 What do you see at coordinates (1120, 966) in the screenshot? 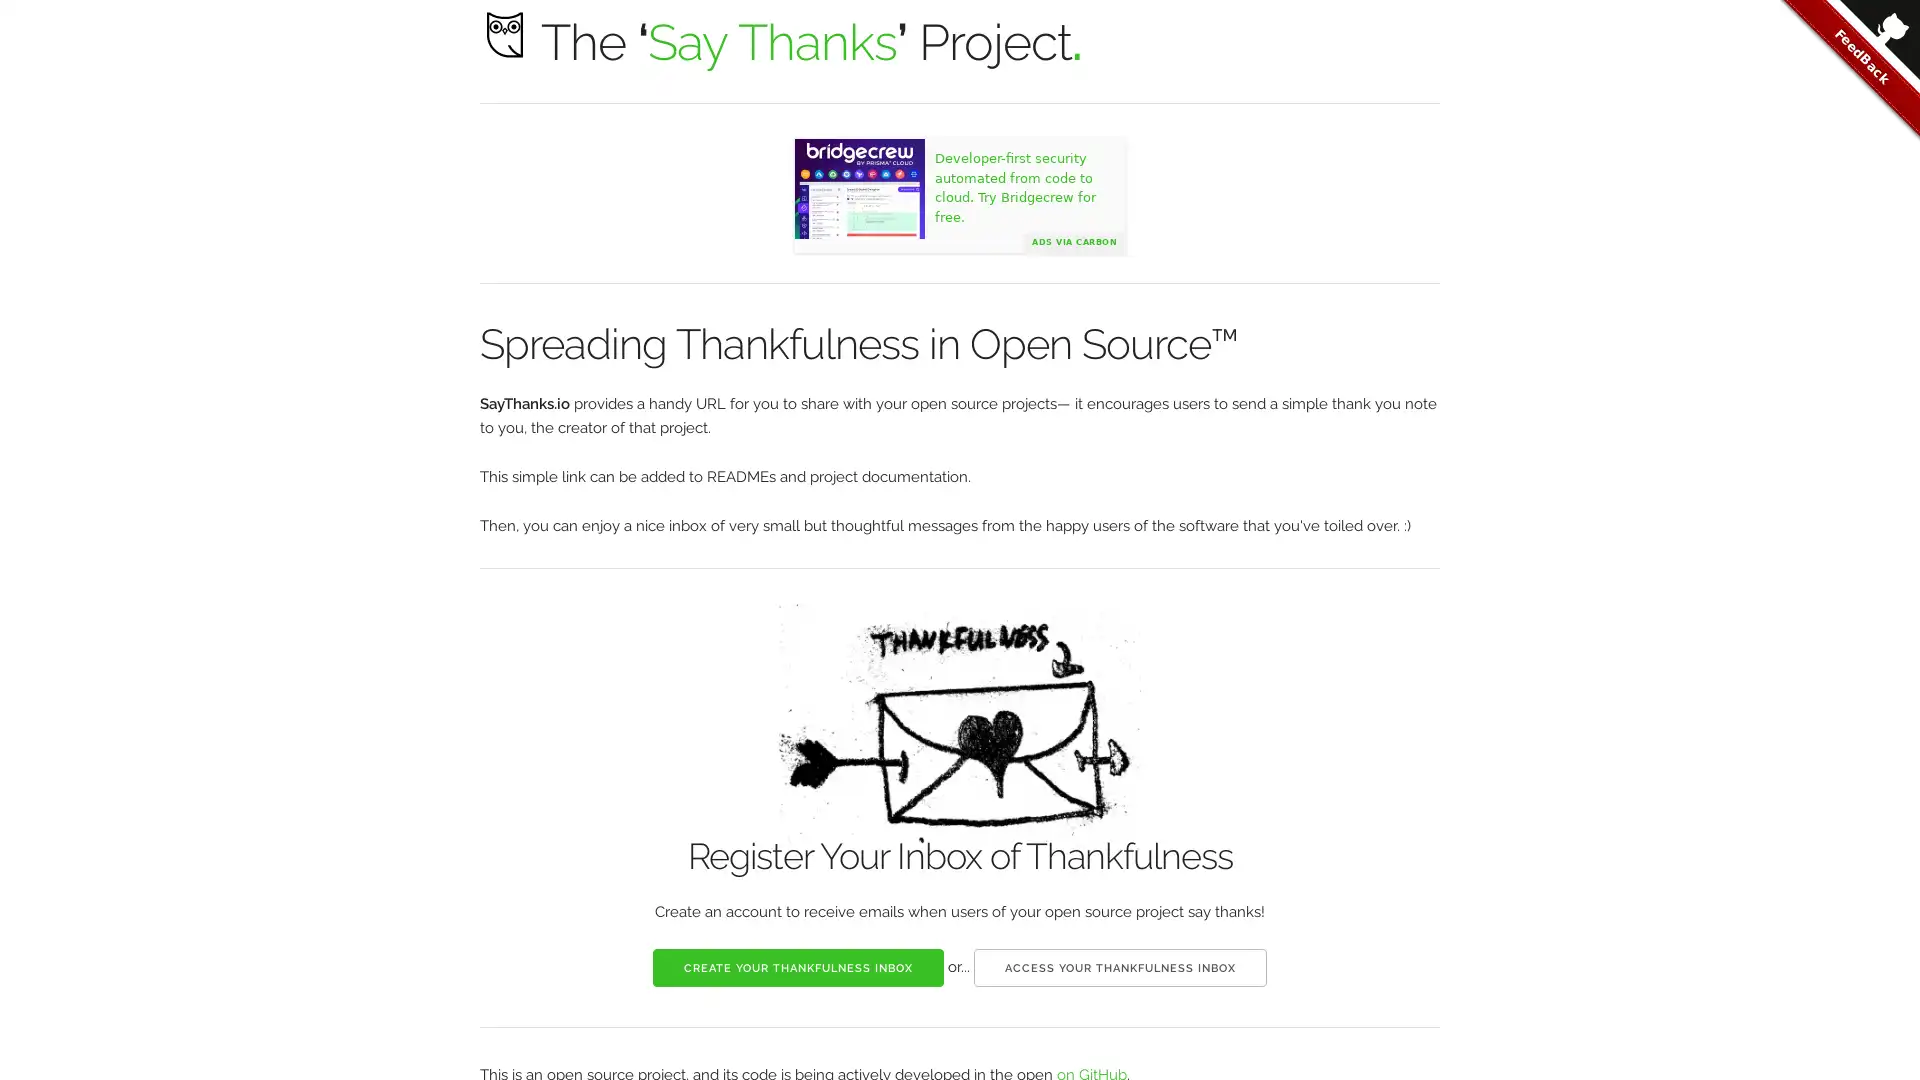
I see `ACCESS YOUR THANKFULNESS INBOX` at bounding box center [1120, 966].